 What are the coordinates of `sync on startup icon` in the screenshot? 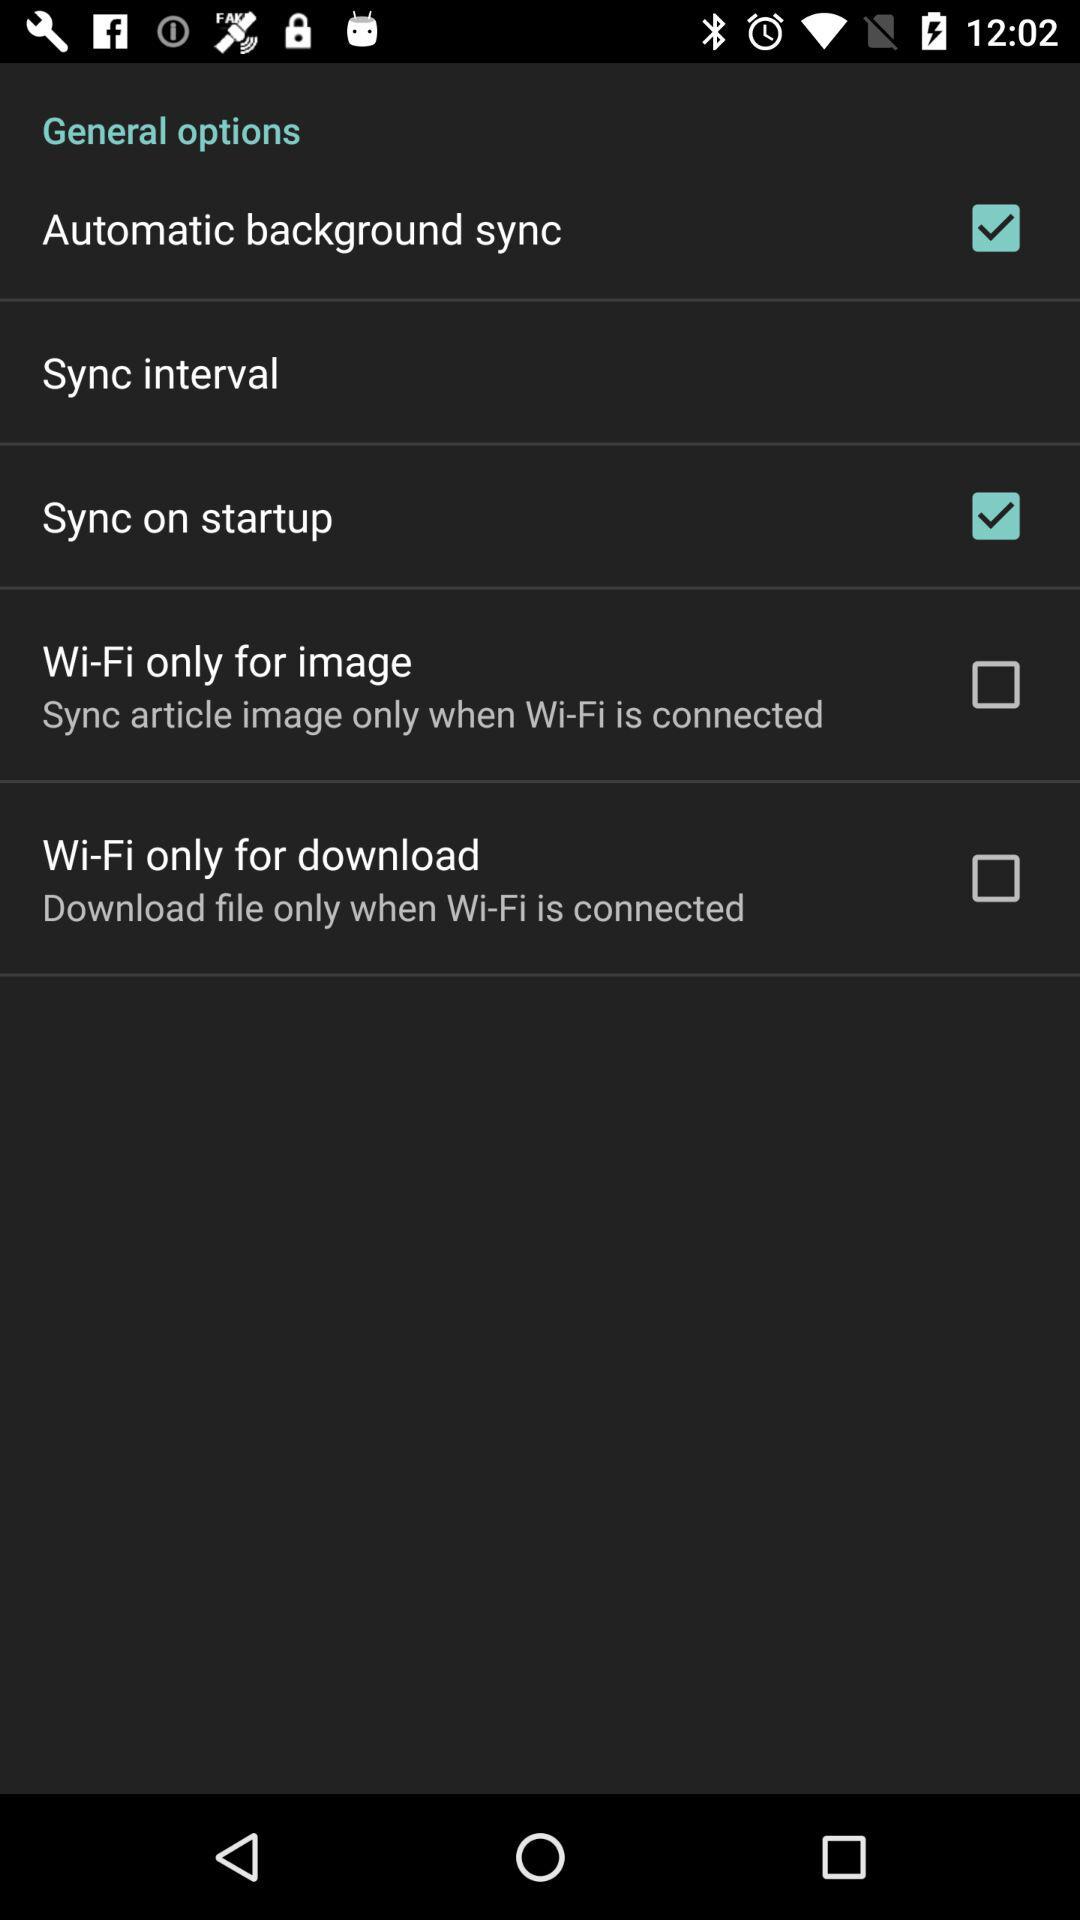 It's located at (187, 515).